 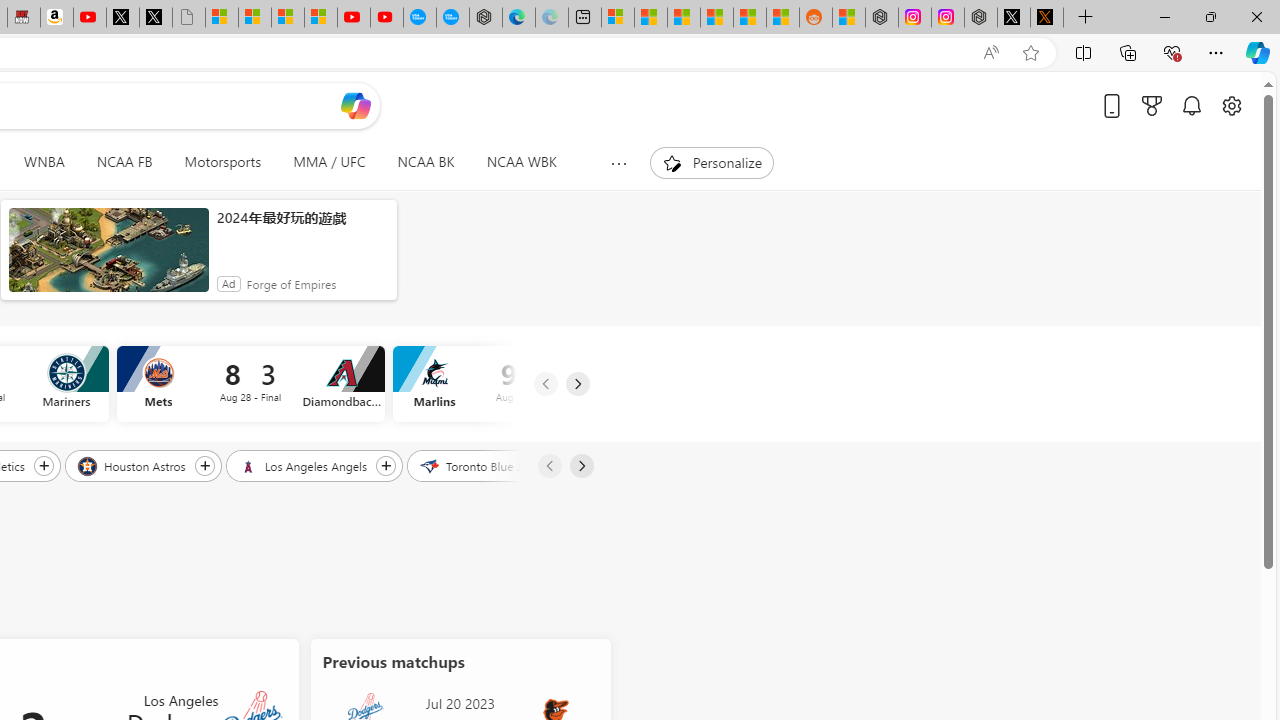 What do you see at coordinates (123, 162) in the screenshot?
I see `'NCAA FB'` at bounding box center [123, 162].